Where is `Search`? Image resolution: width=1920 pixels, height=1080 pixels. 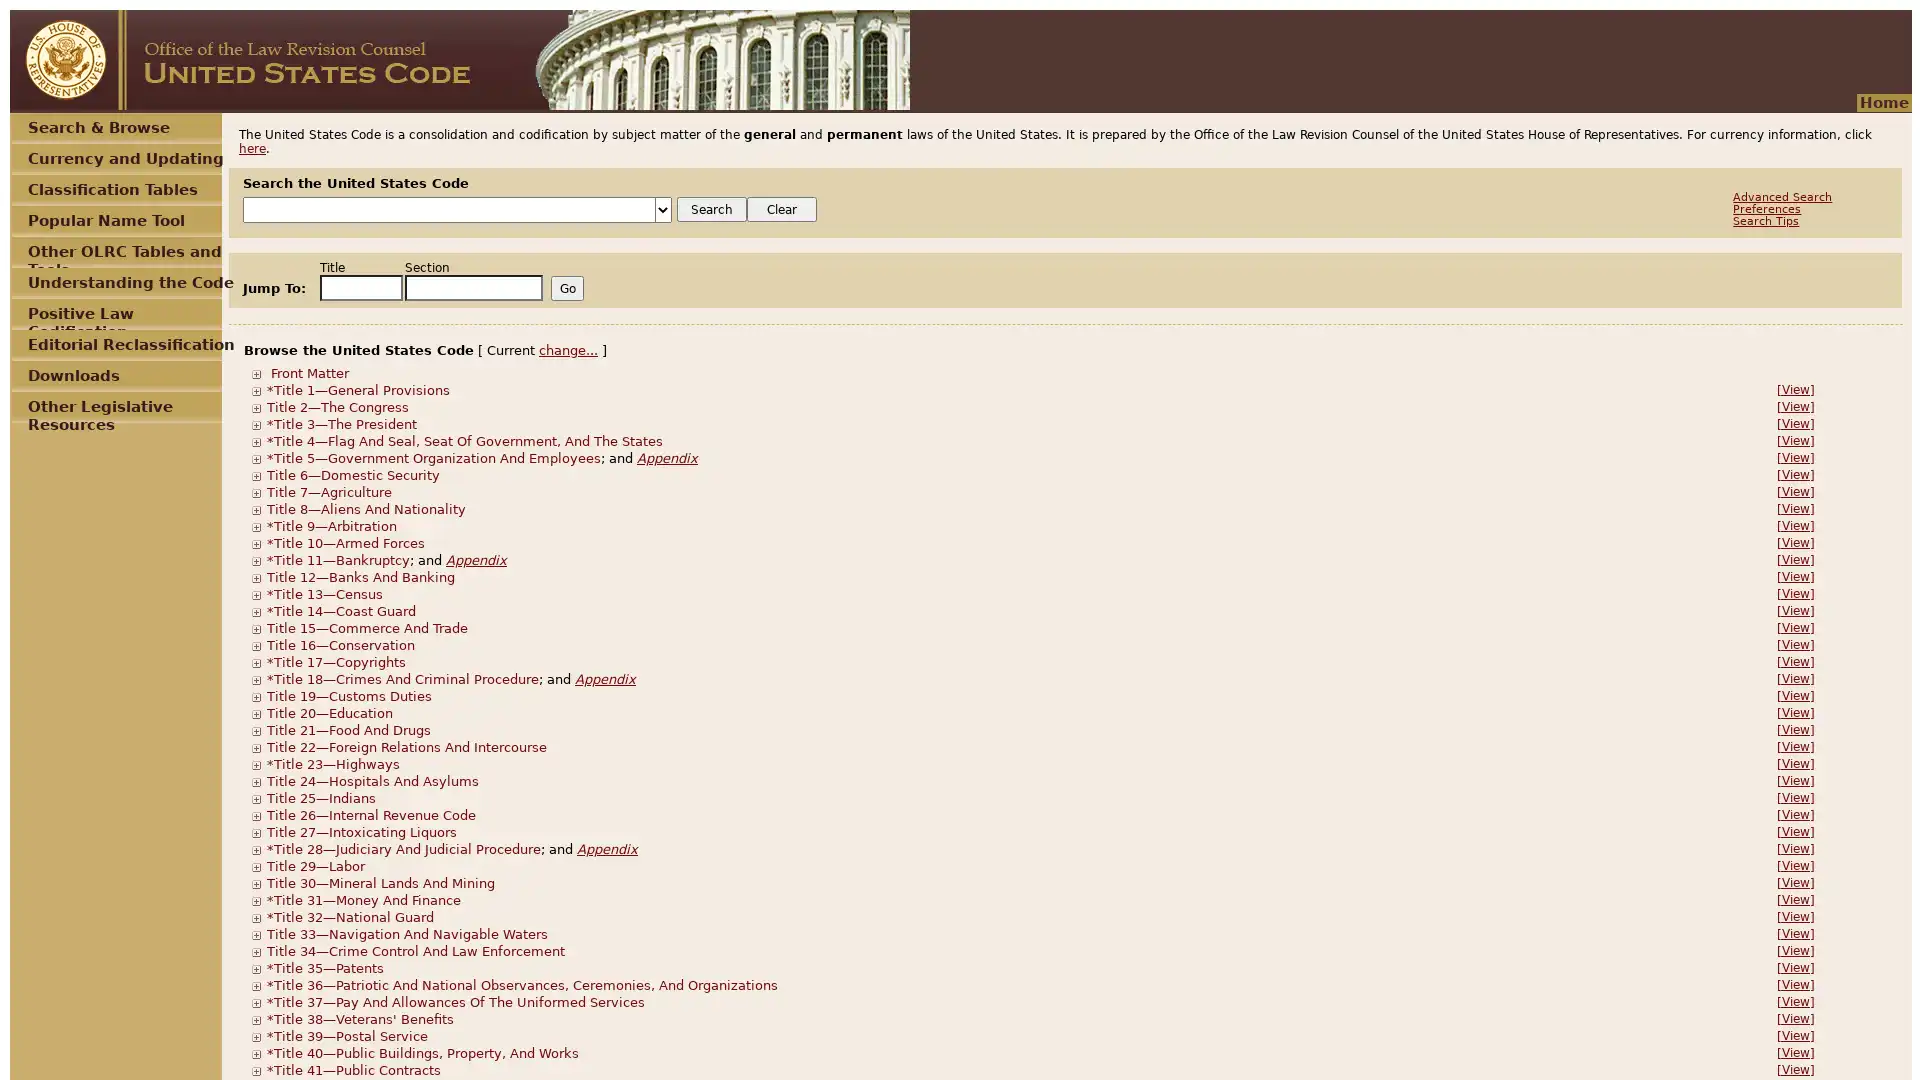 Search is located at coordinates (711, 209).